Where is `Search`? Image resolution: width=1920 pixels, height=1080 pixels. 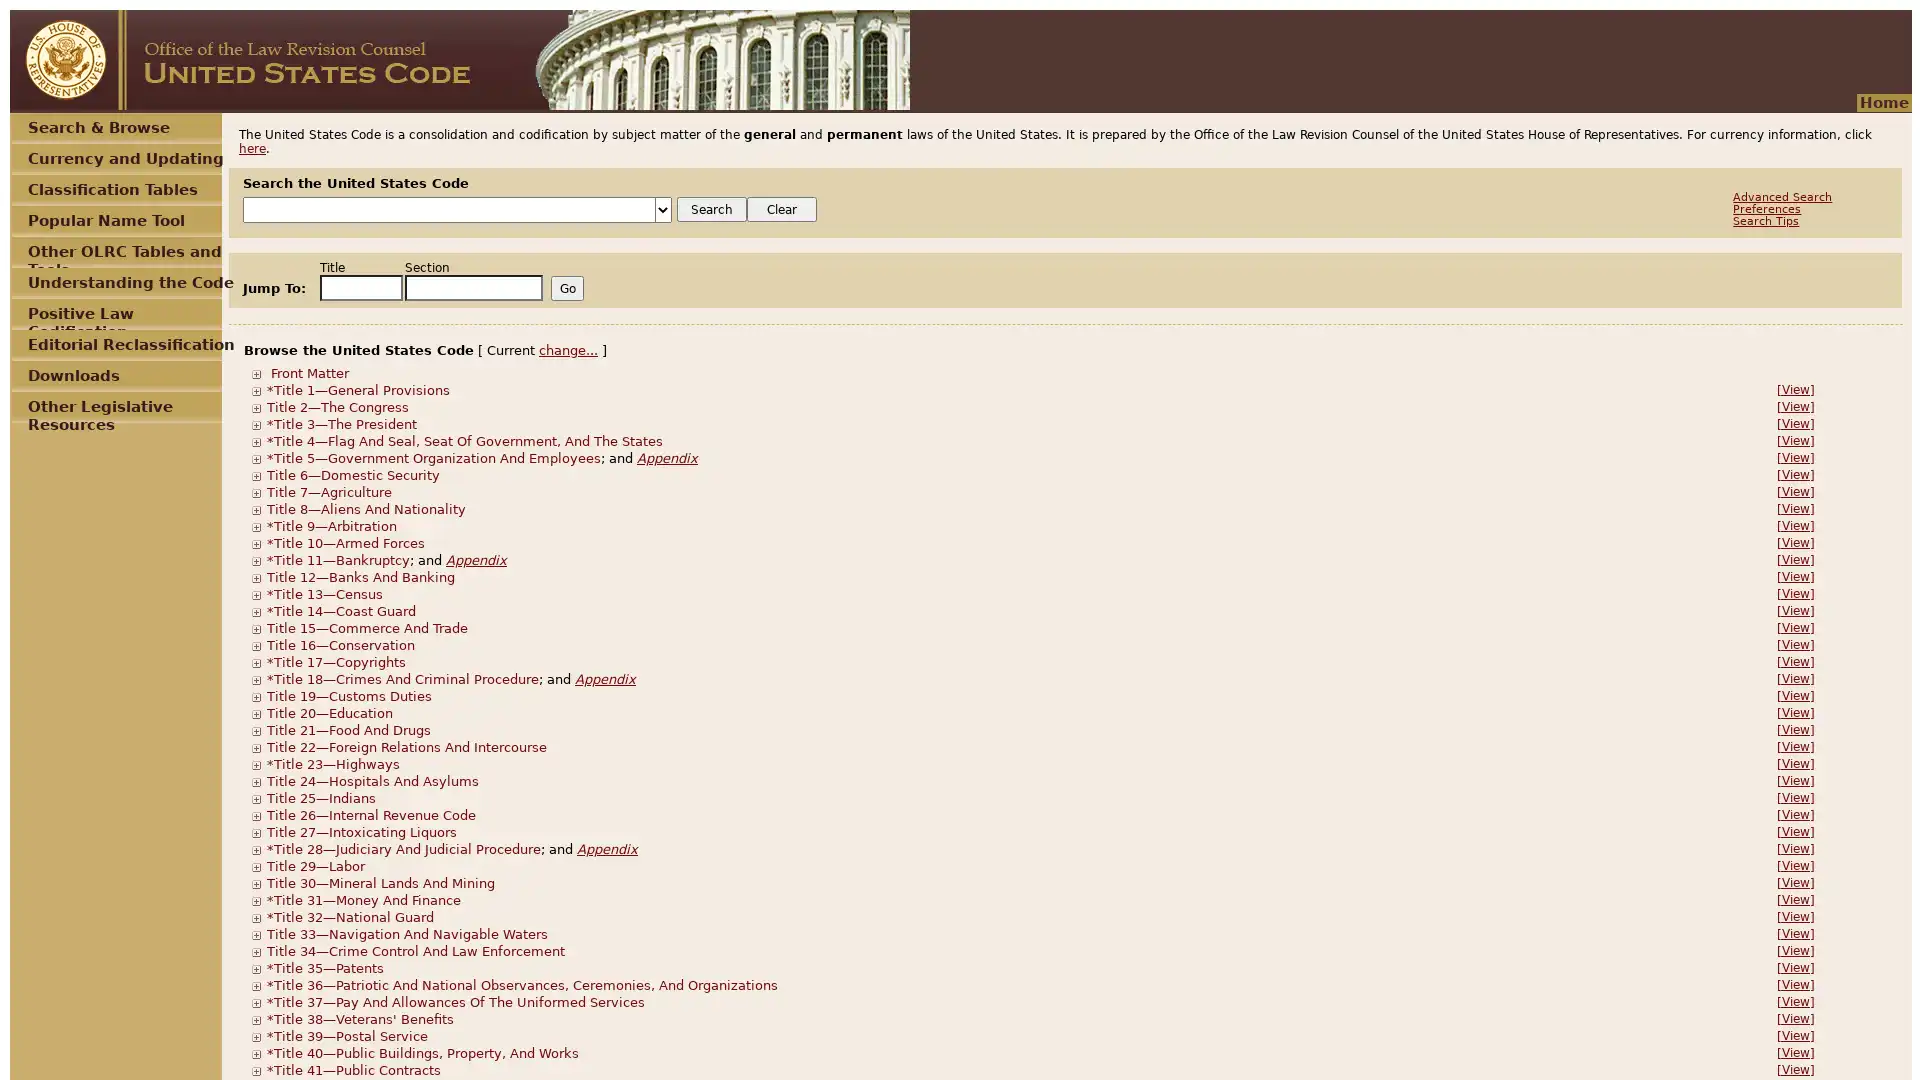 Search is located at coordinates (711, 209).